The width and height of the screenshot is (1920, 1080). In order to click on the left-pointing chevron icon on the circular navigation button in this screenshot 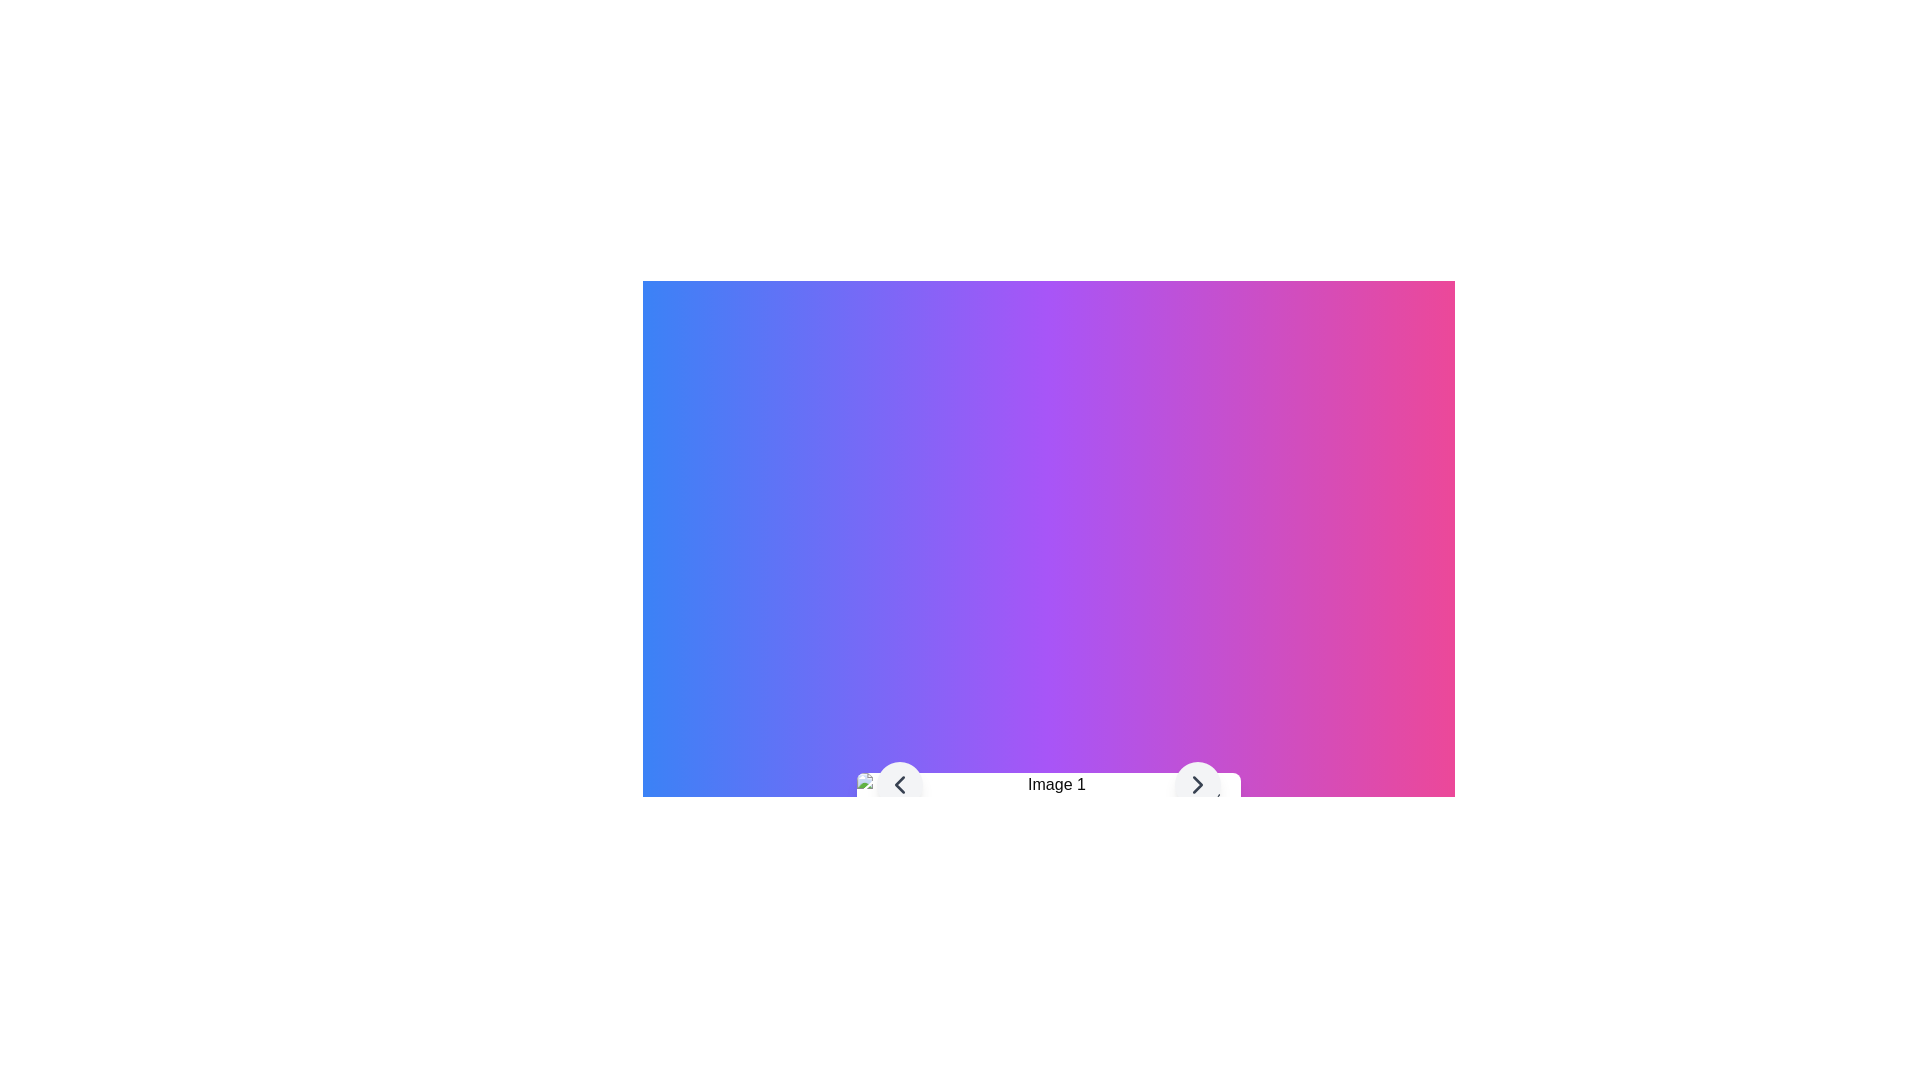, I will do `click(899, 784)`.